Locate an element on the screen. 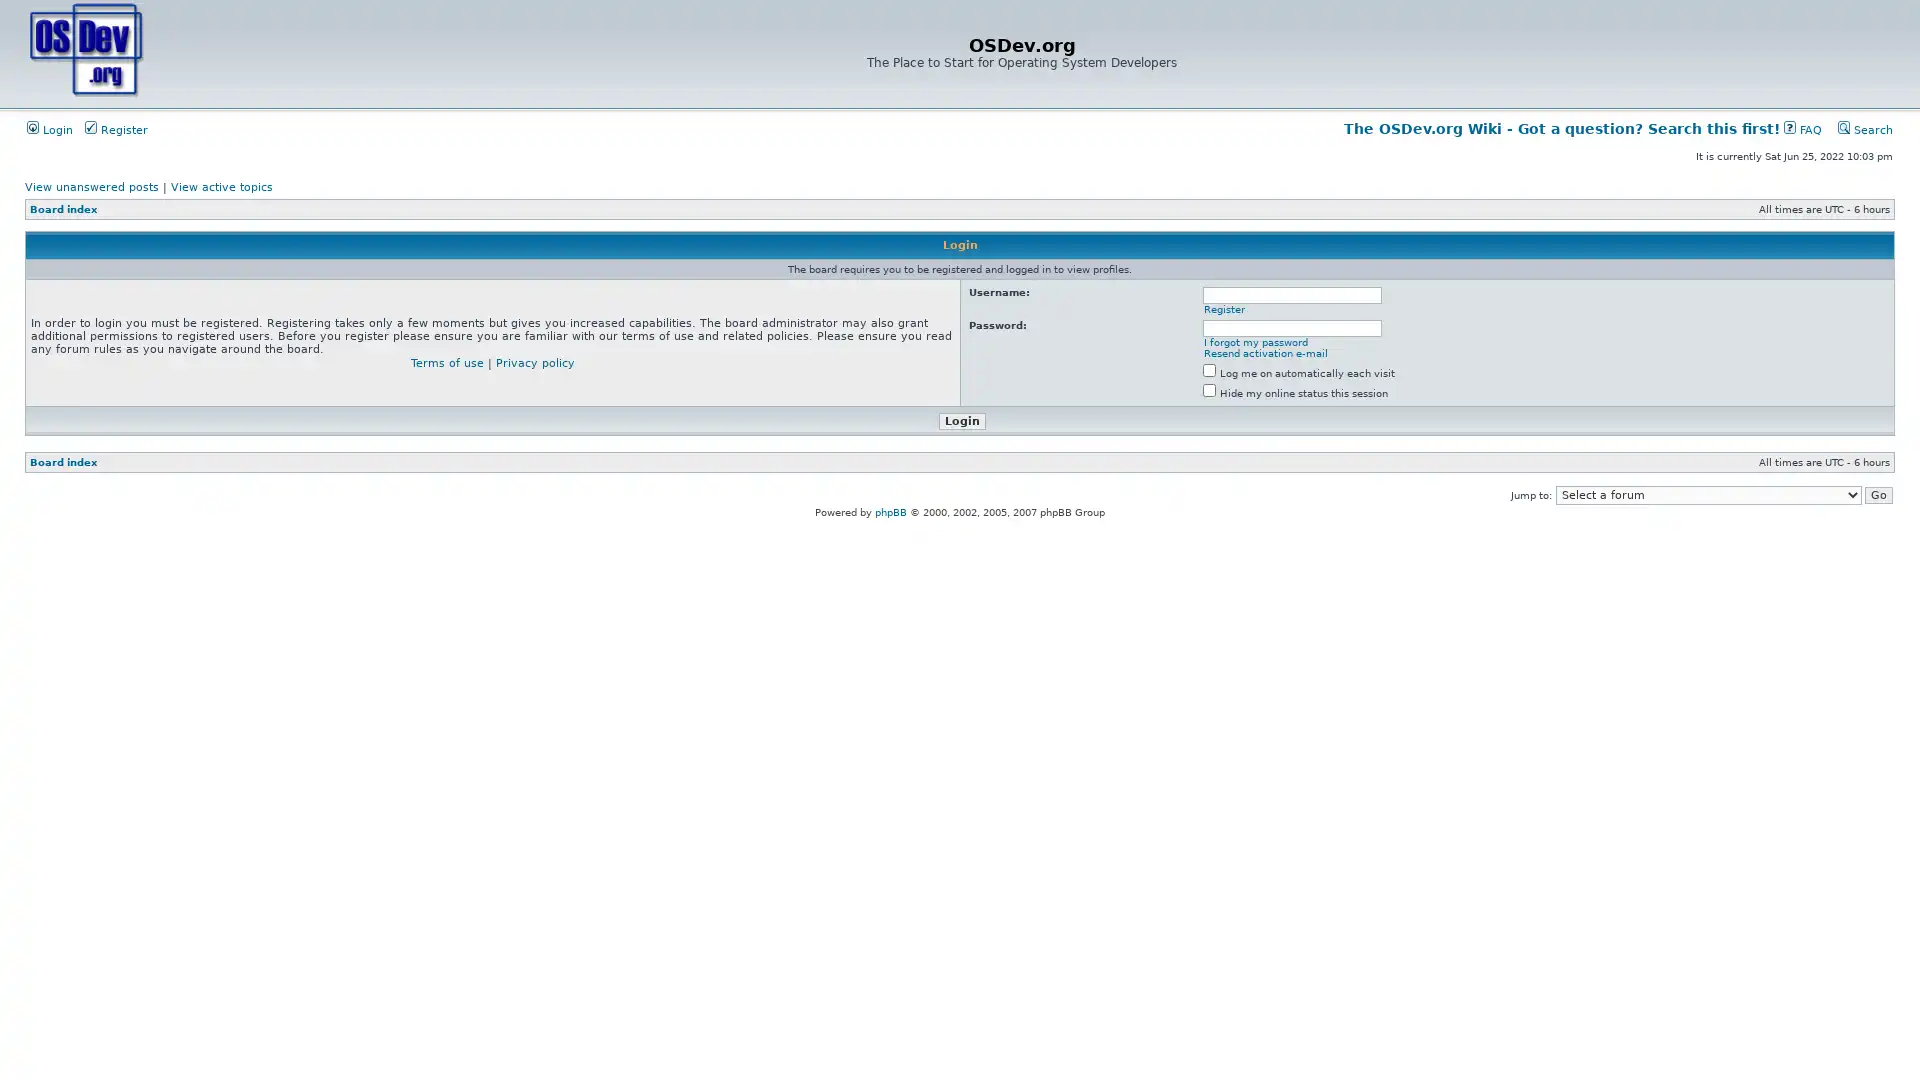 The image size is (1920, 1080). Login is located at coordinates (961, 419).